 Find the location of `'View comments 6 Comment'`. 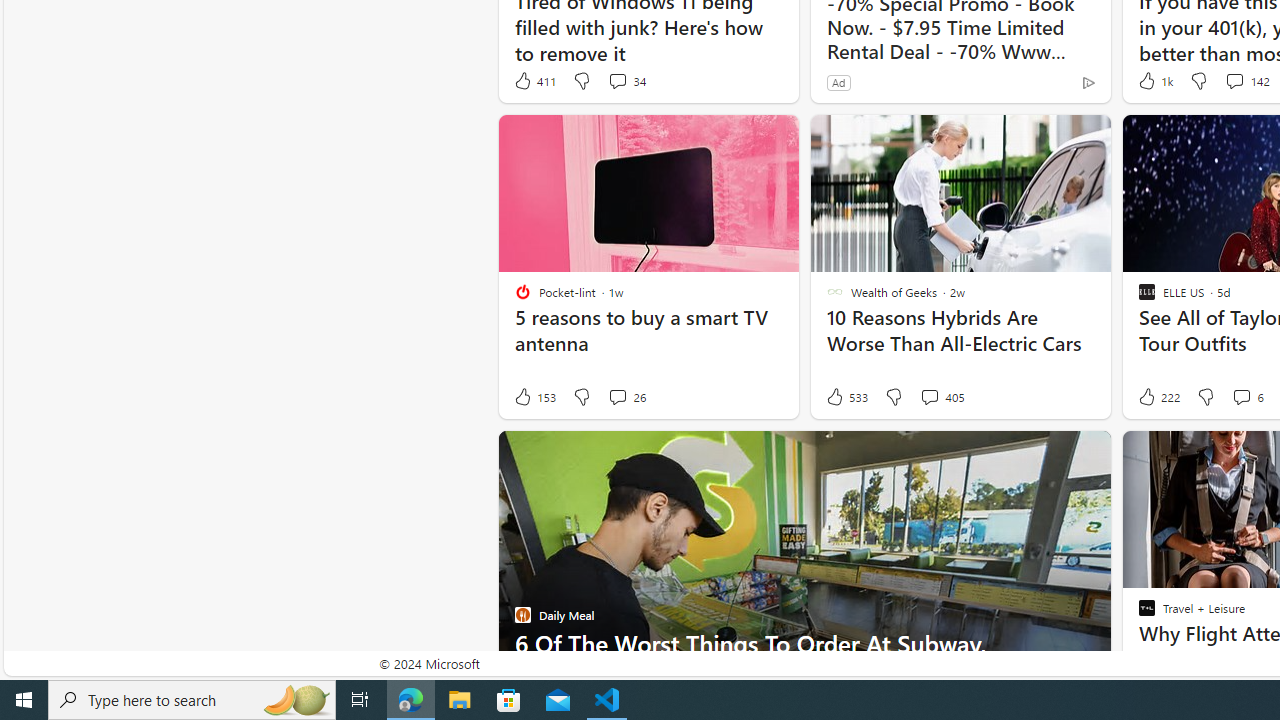

'View comments 6 Comment' is located at coordinates (1246, 397).